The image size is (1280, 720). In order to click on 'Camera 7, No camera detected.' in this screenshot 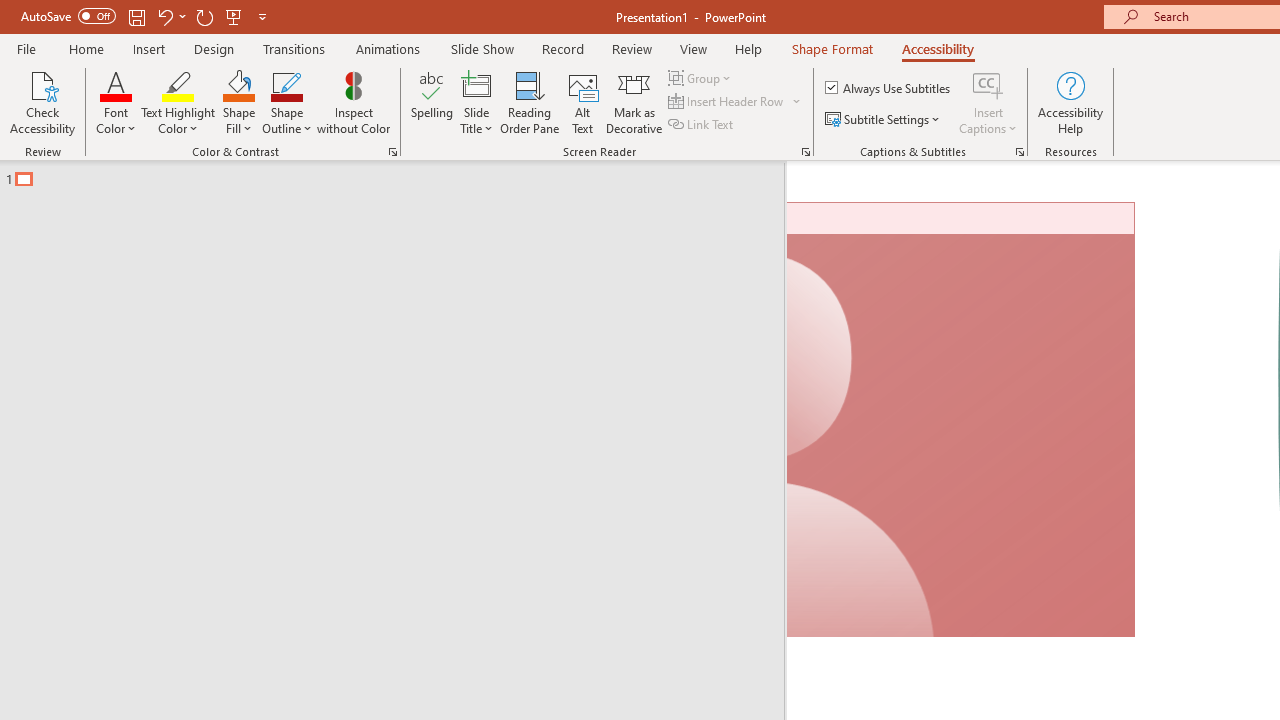, I will do `click(961, 419)`.